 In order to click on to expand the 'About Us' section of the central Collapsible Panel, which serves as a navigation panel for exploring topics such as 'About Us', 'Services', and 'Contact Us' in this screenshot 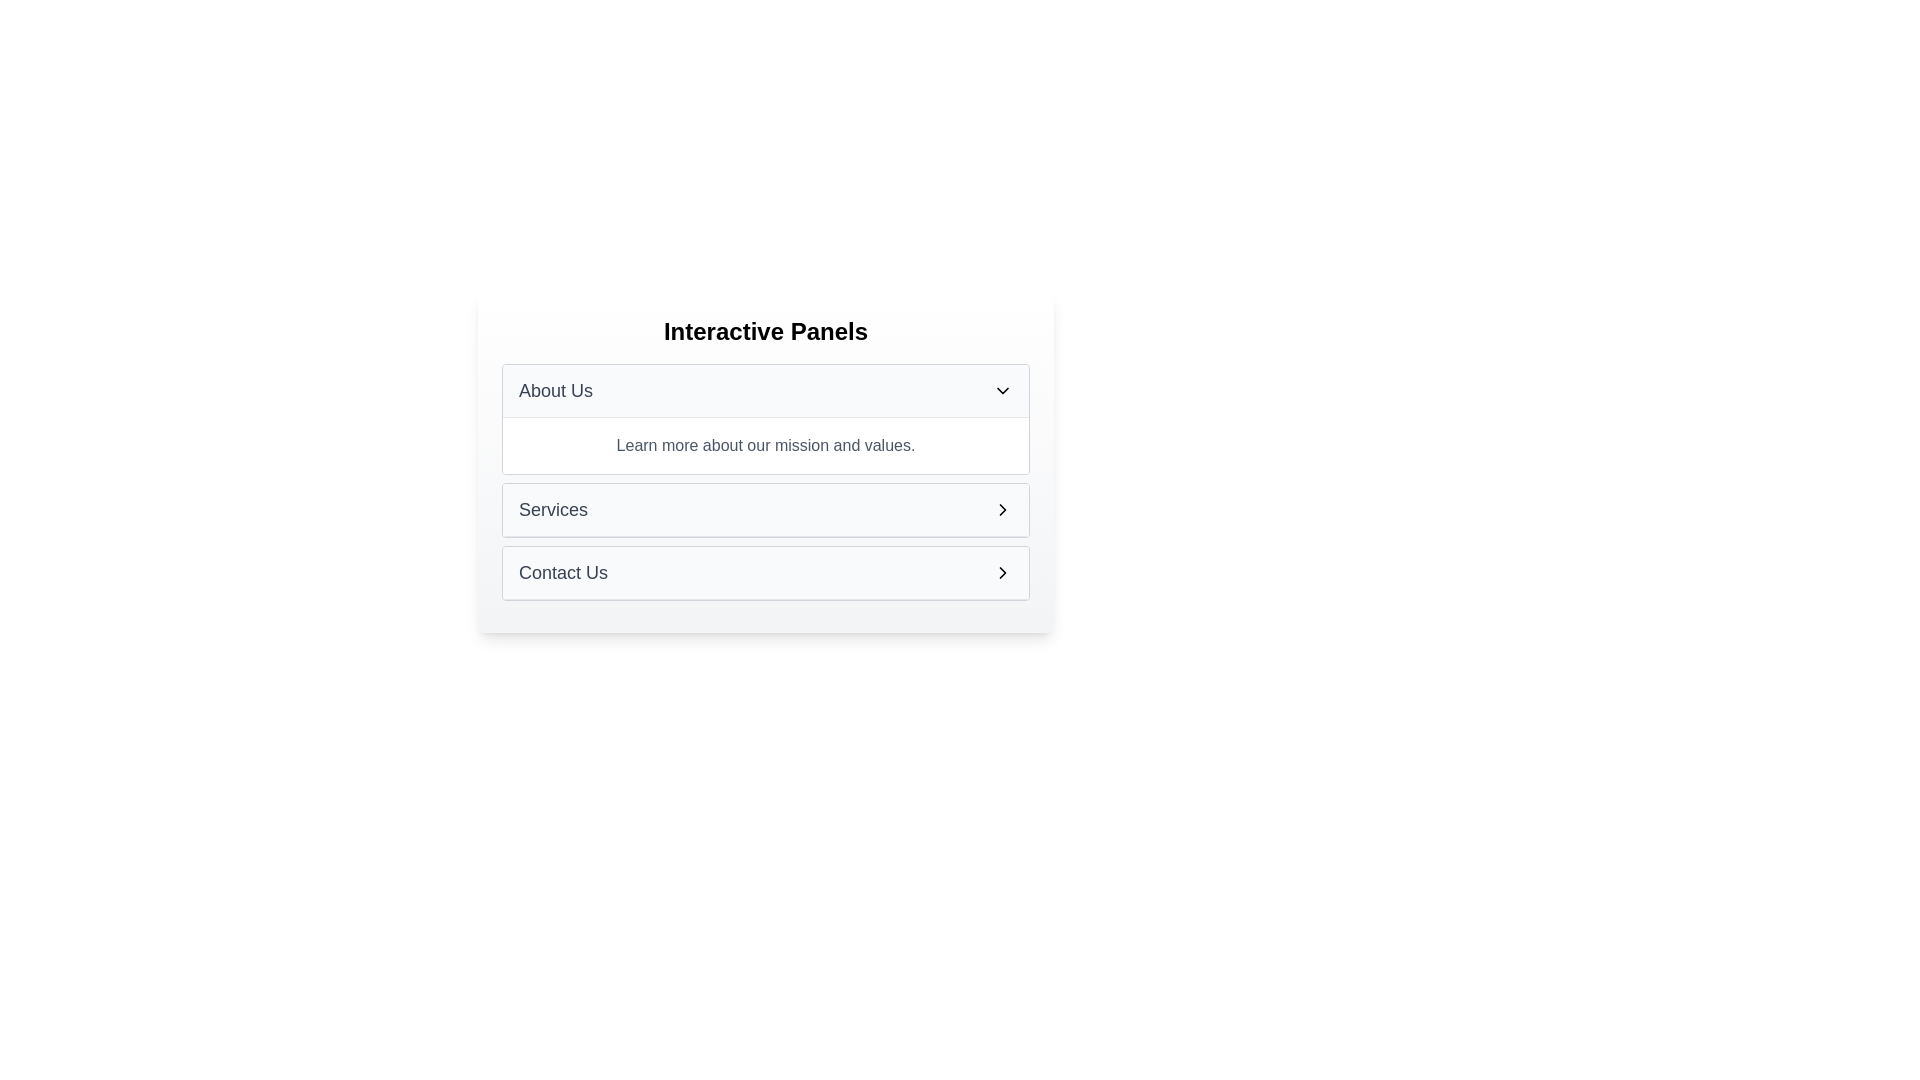, I will do `click(765, 462)`.